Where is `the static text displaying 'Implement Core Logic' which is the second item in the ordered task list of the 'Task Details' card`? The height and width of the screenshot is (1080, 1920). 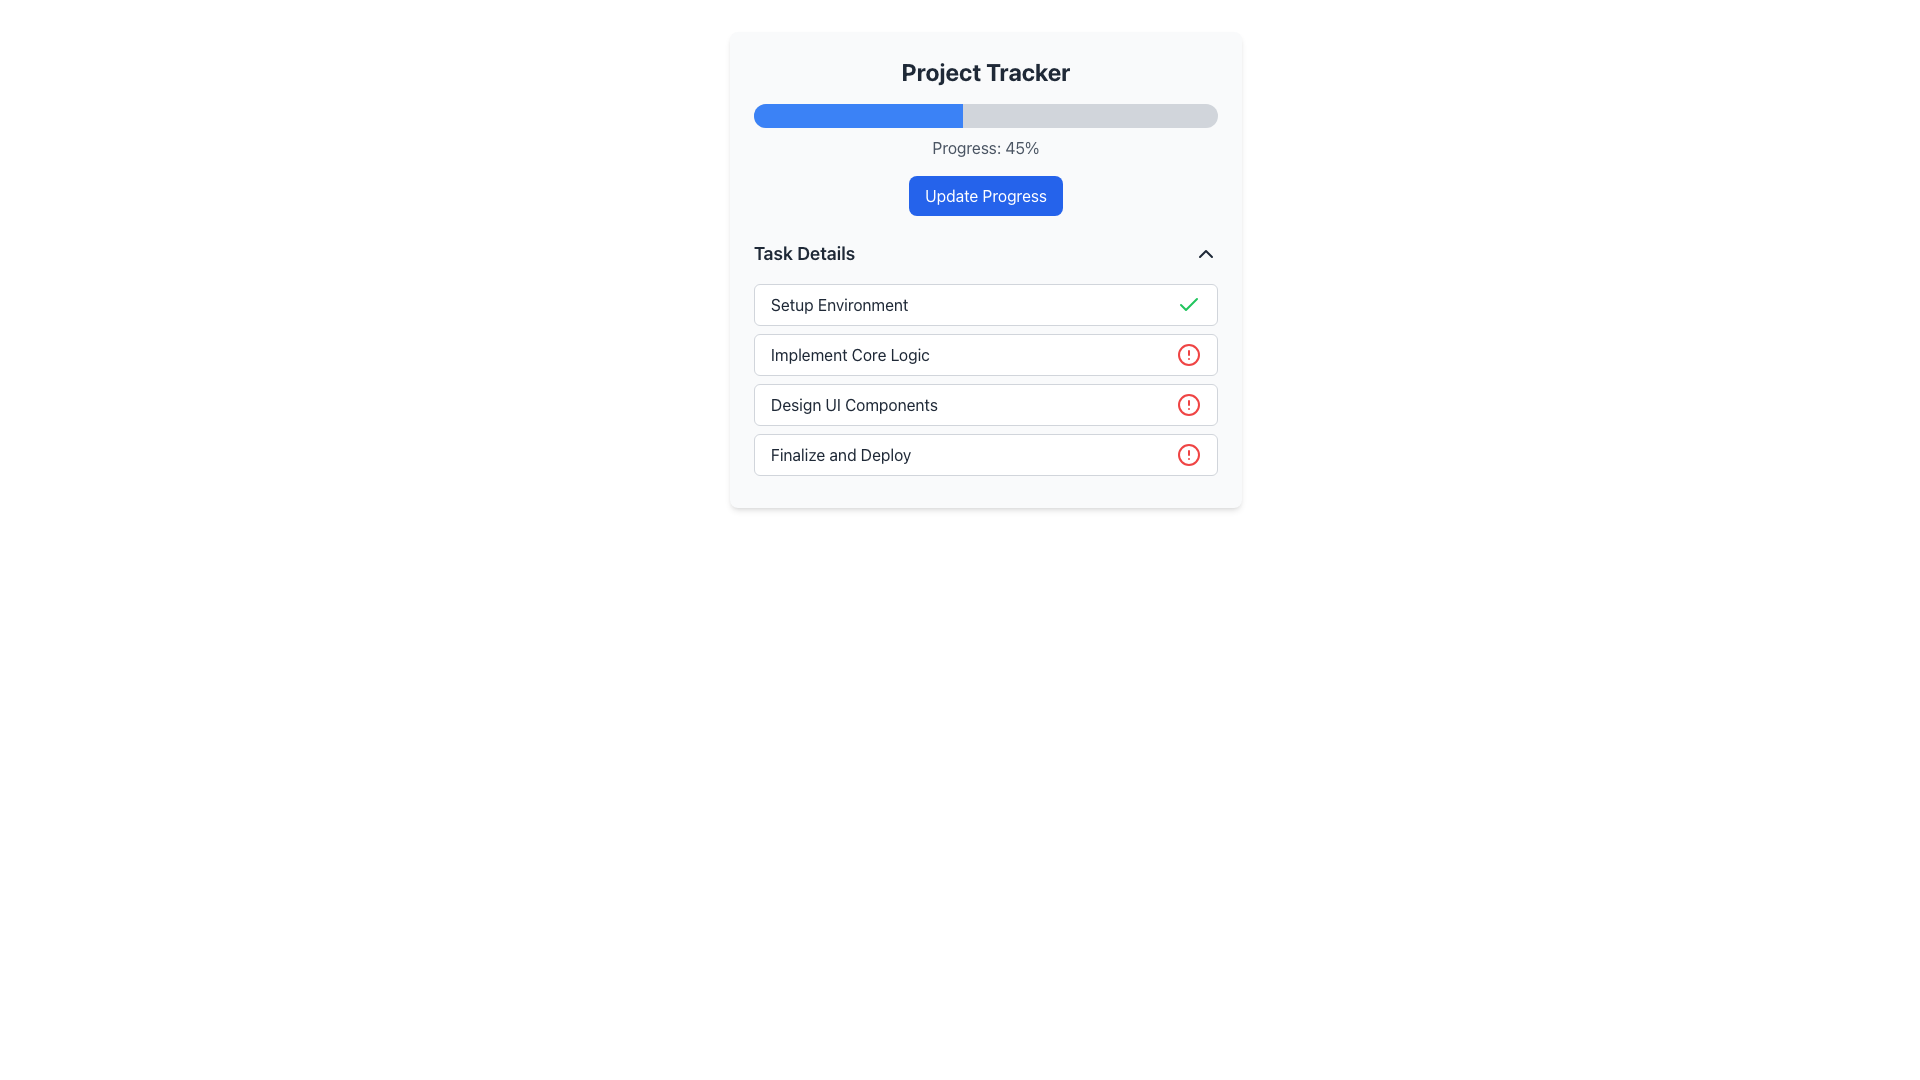
the static text displaying 'Implement Core Logic' which is the second item in the ordered task list of the 'Task Details' card is located at coordinates (850, 353).